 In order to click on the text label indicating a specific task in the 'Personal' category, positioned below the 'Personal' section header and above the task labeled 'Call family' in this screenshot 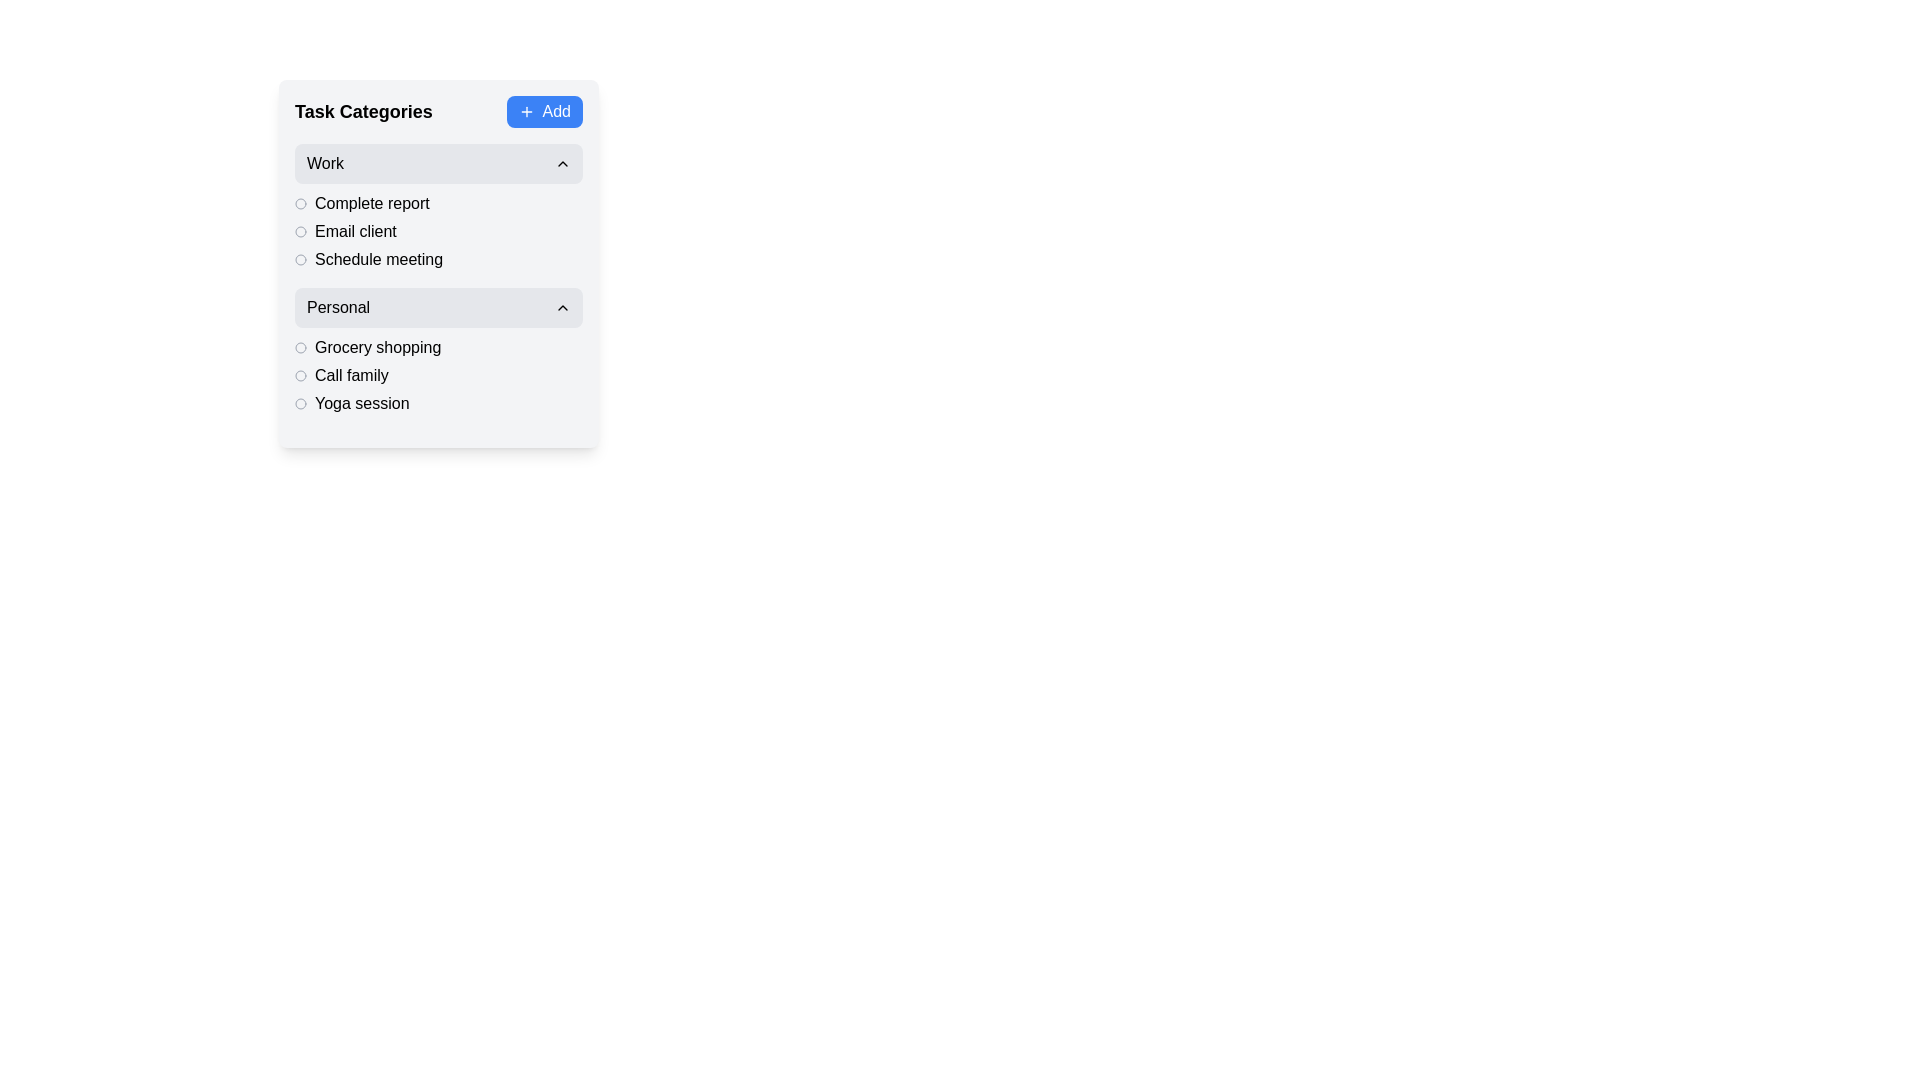, I will do `click(378, 346)`.